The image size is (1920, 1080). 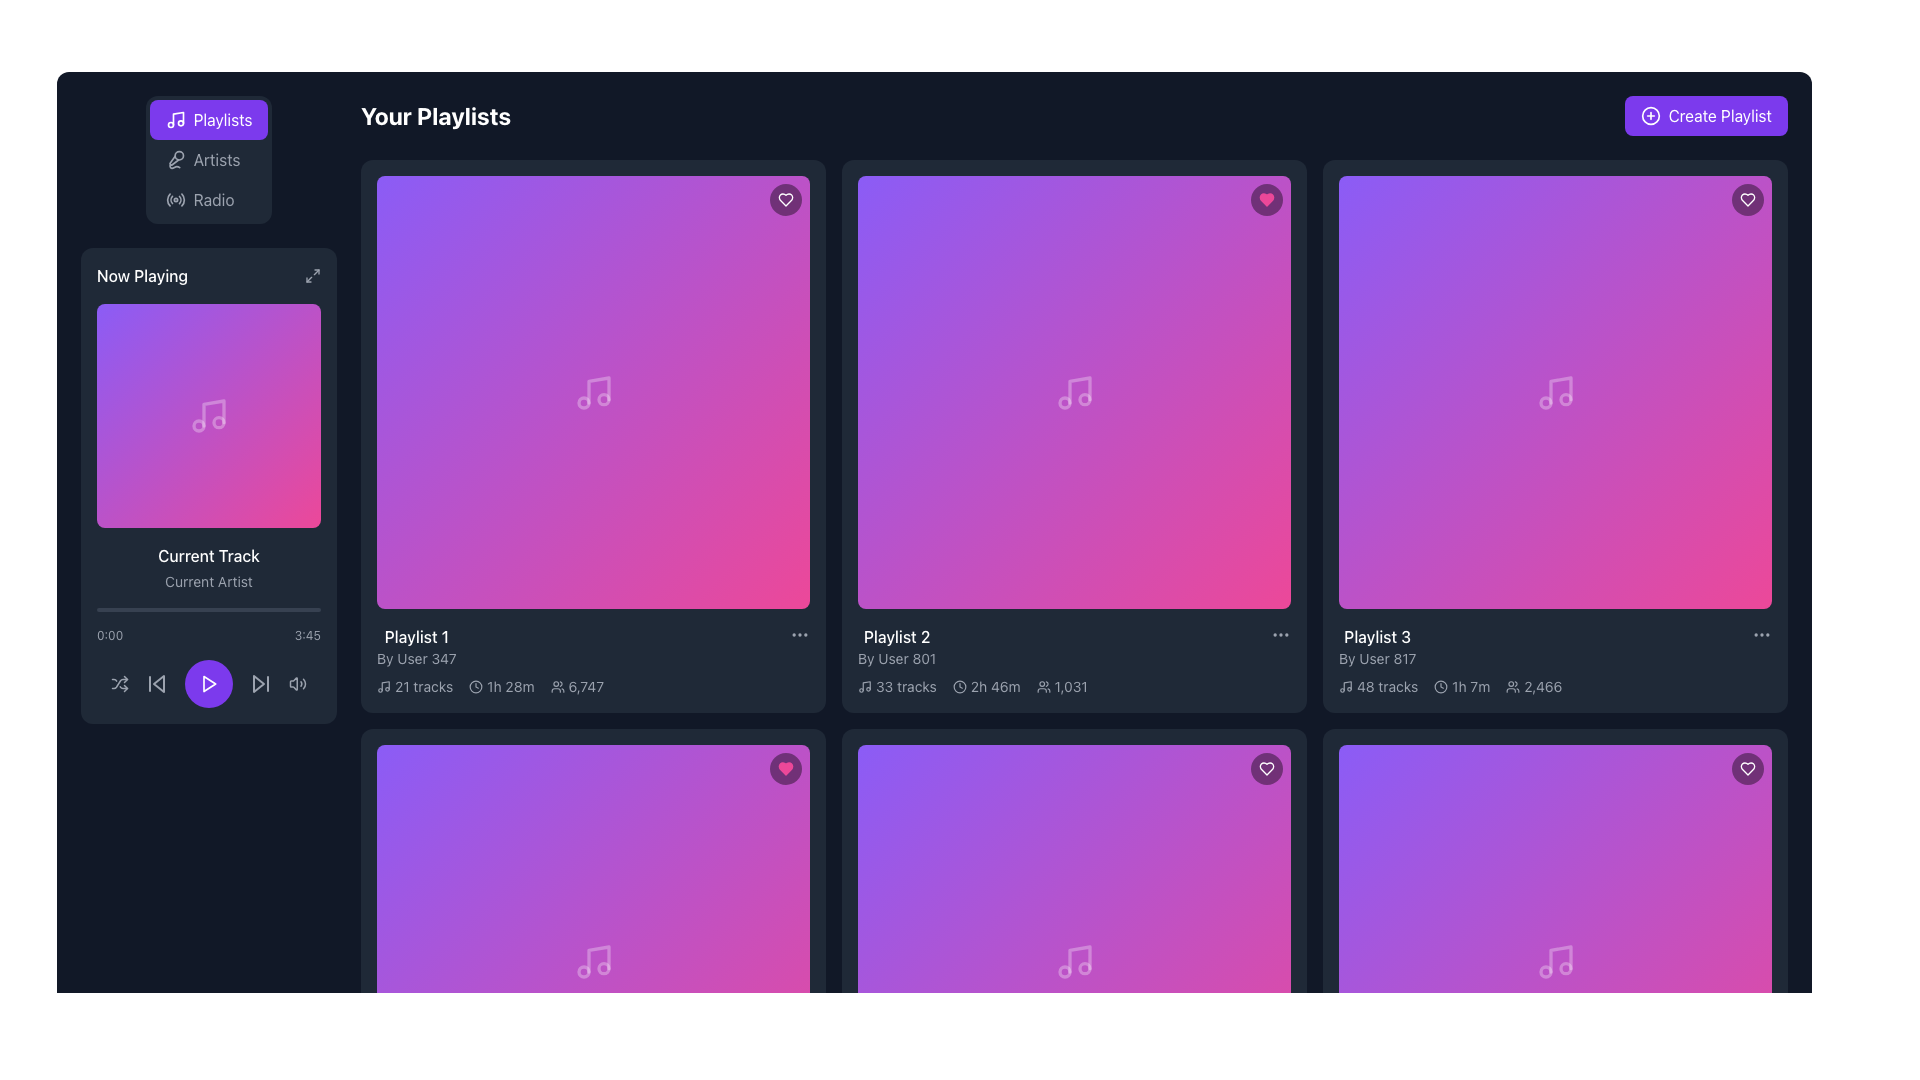 What do you see at coordinates (1761, 635) in the screenshot?
I see `the icon button (menu toggle) with three horizontally aligned dots located at the bottom-right corner of the card labeled 'Playlist 3 By User 817'` at bounding box center [1761, 635].